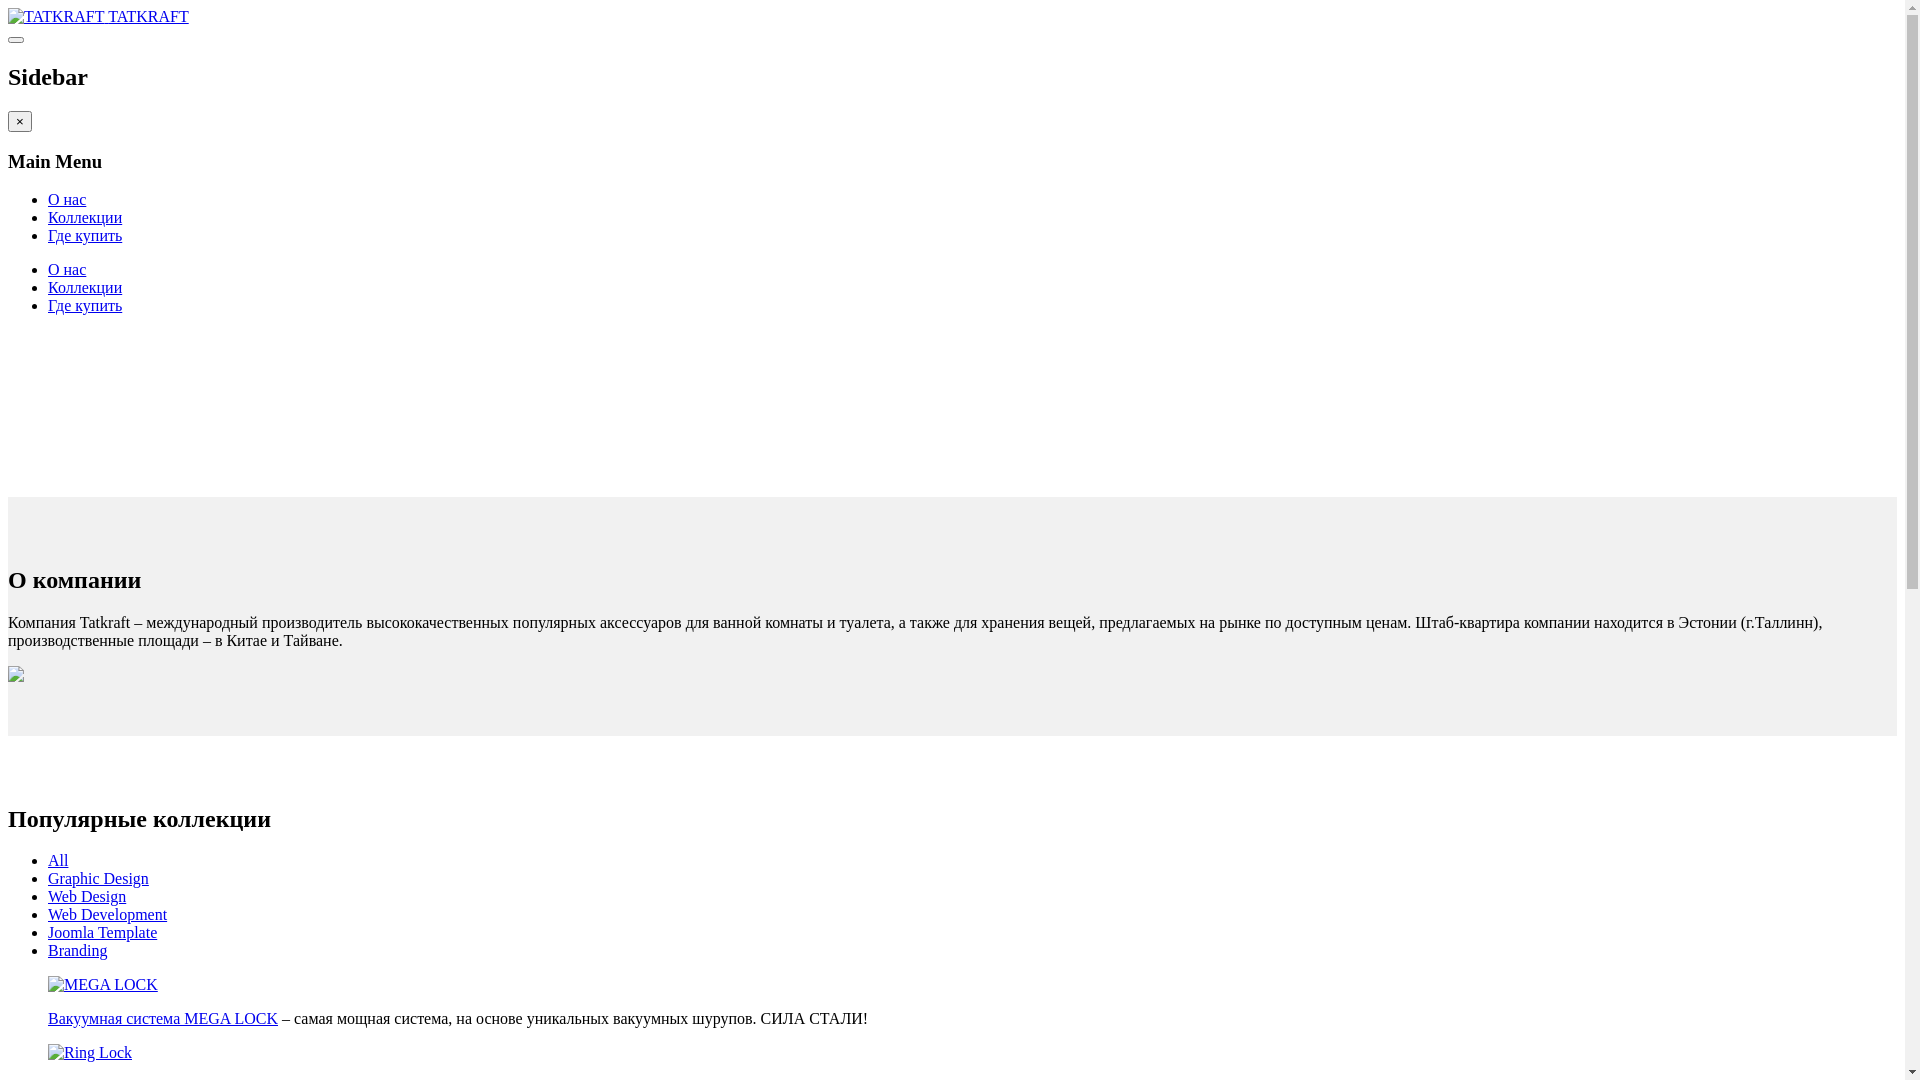  Describe the element at coordinates (48, 859) in the screenshot. I see `'All'` at that location.